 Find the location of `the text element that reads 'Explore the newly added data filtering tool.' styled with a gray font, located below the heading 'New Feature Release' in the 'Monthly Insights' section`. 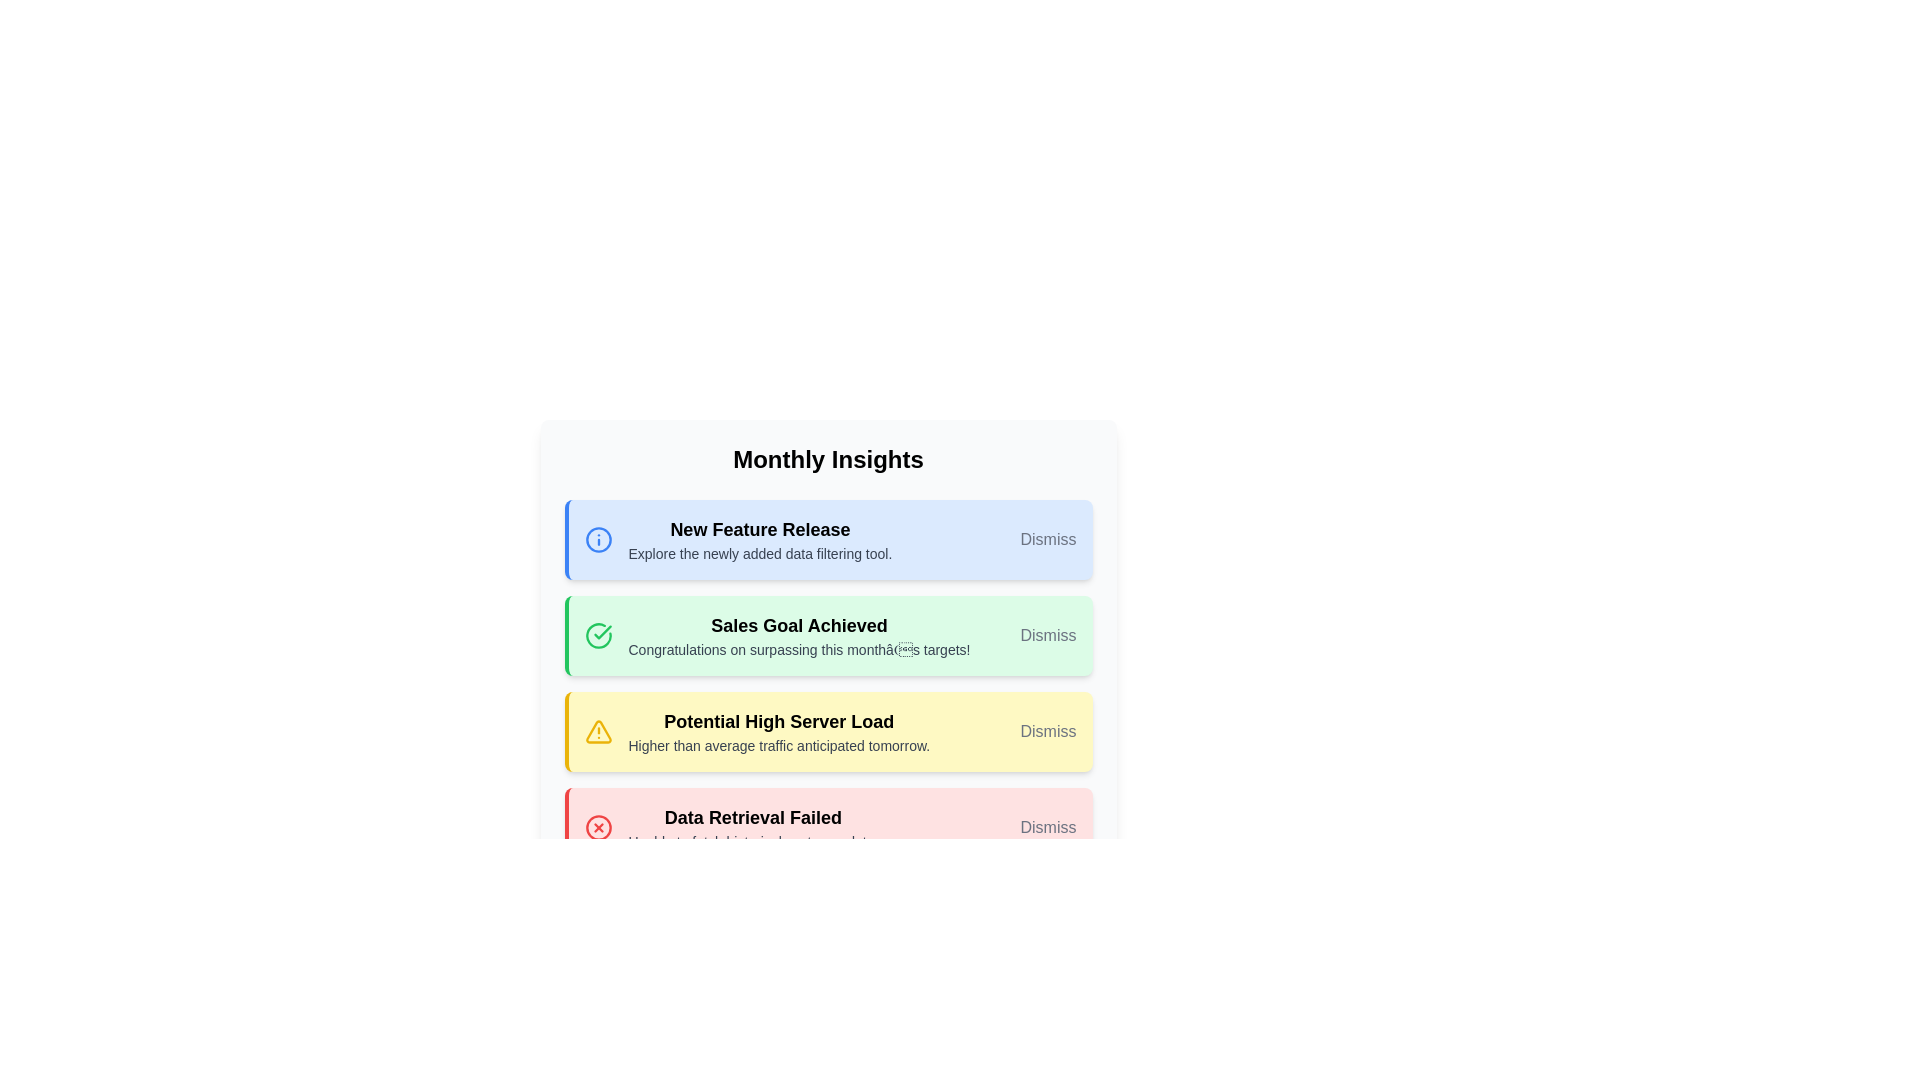

the text element that reads 'Explore the newly added data filtering tool.' styled with a gray font, located below the heading 'New Feature Release' in the 'Monthly Insights' section is located at coordinates (759, 554).